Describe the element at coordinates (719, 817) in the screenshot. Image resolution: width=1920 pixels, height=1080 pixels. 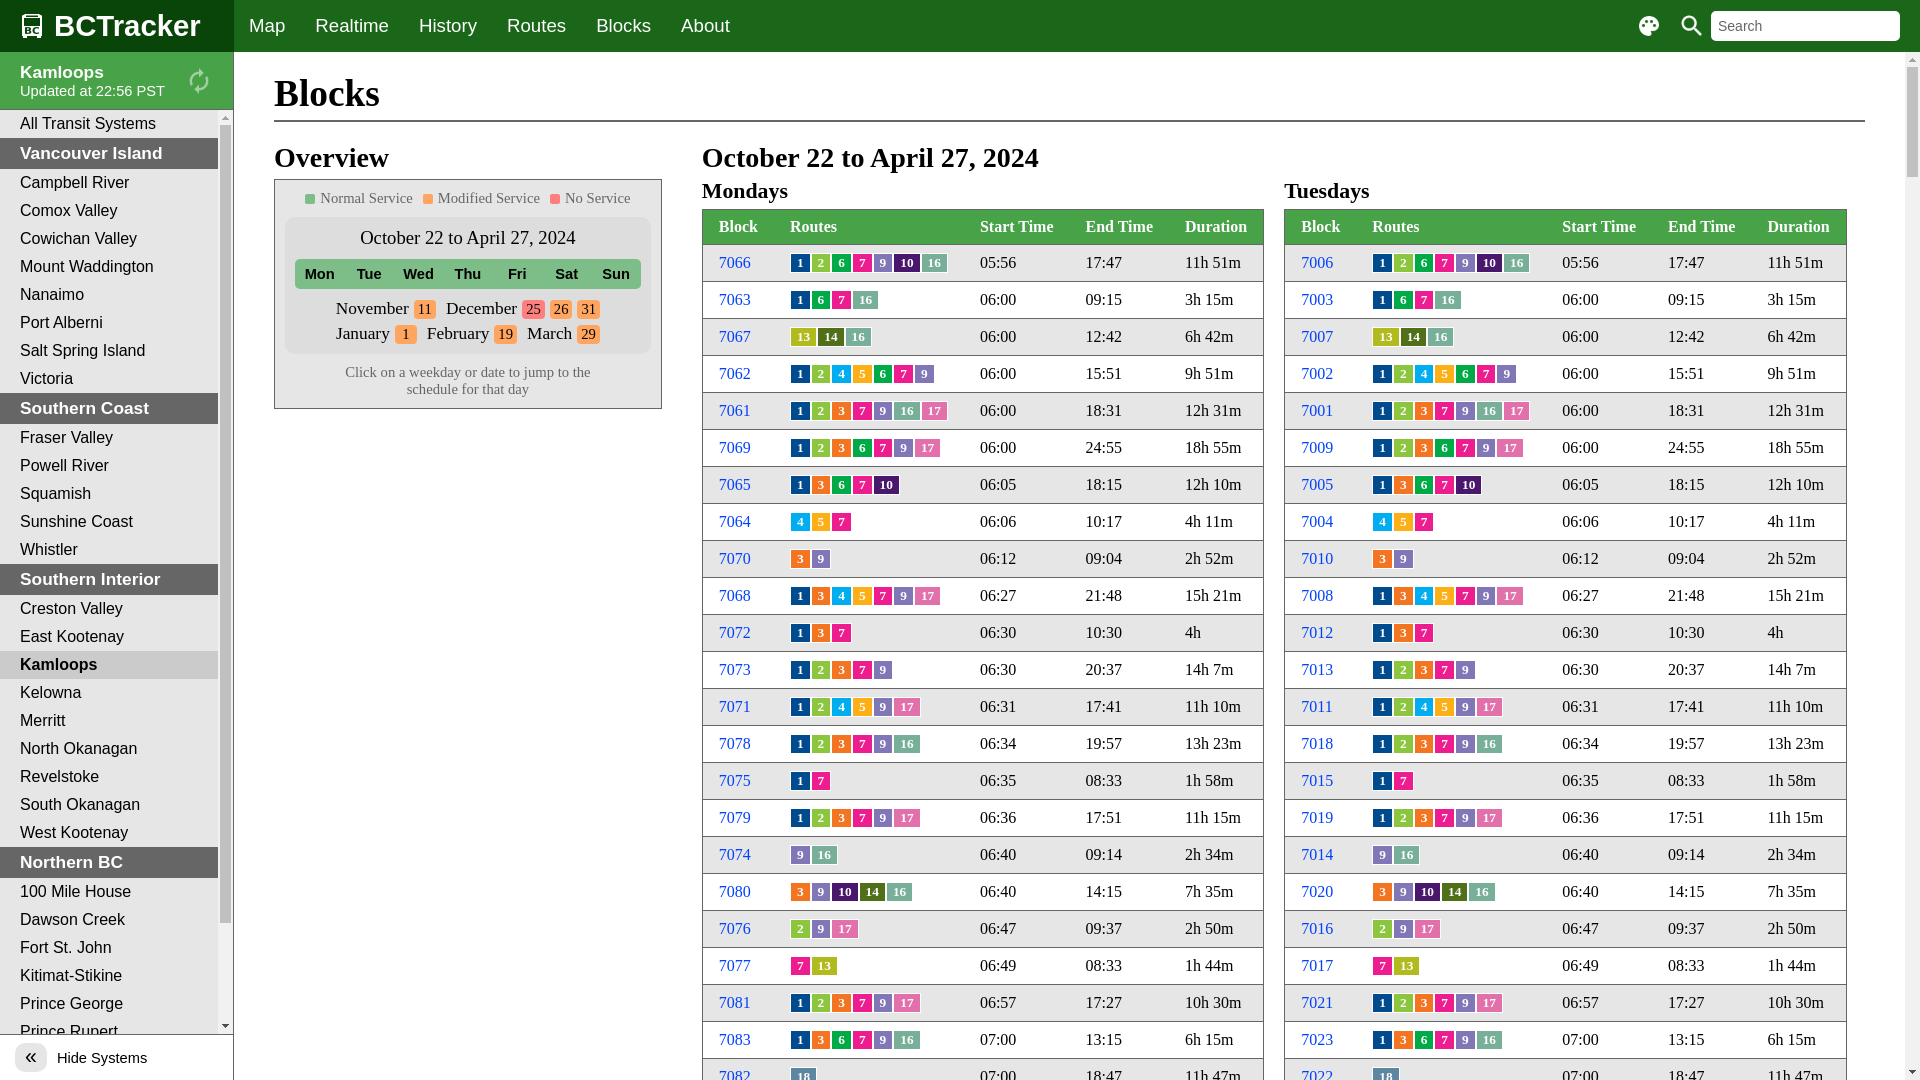
I see `'7079'` at that location.